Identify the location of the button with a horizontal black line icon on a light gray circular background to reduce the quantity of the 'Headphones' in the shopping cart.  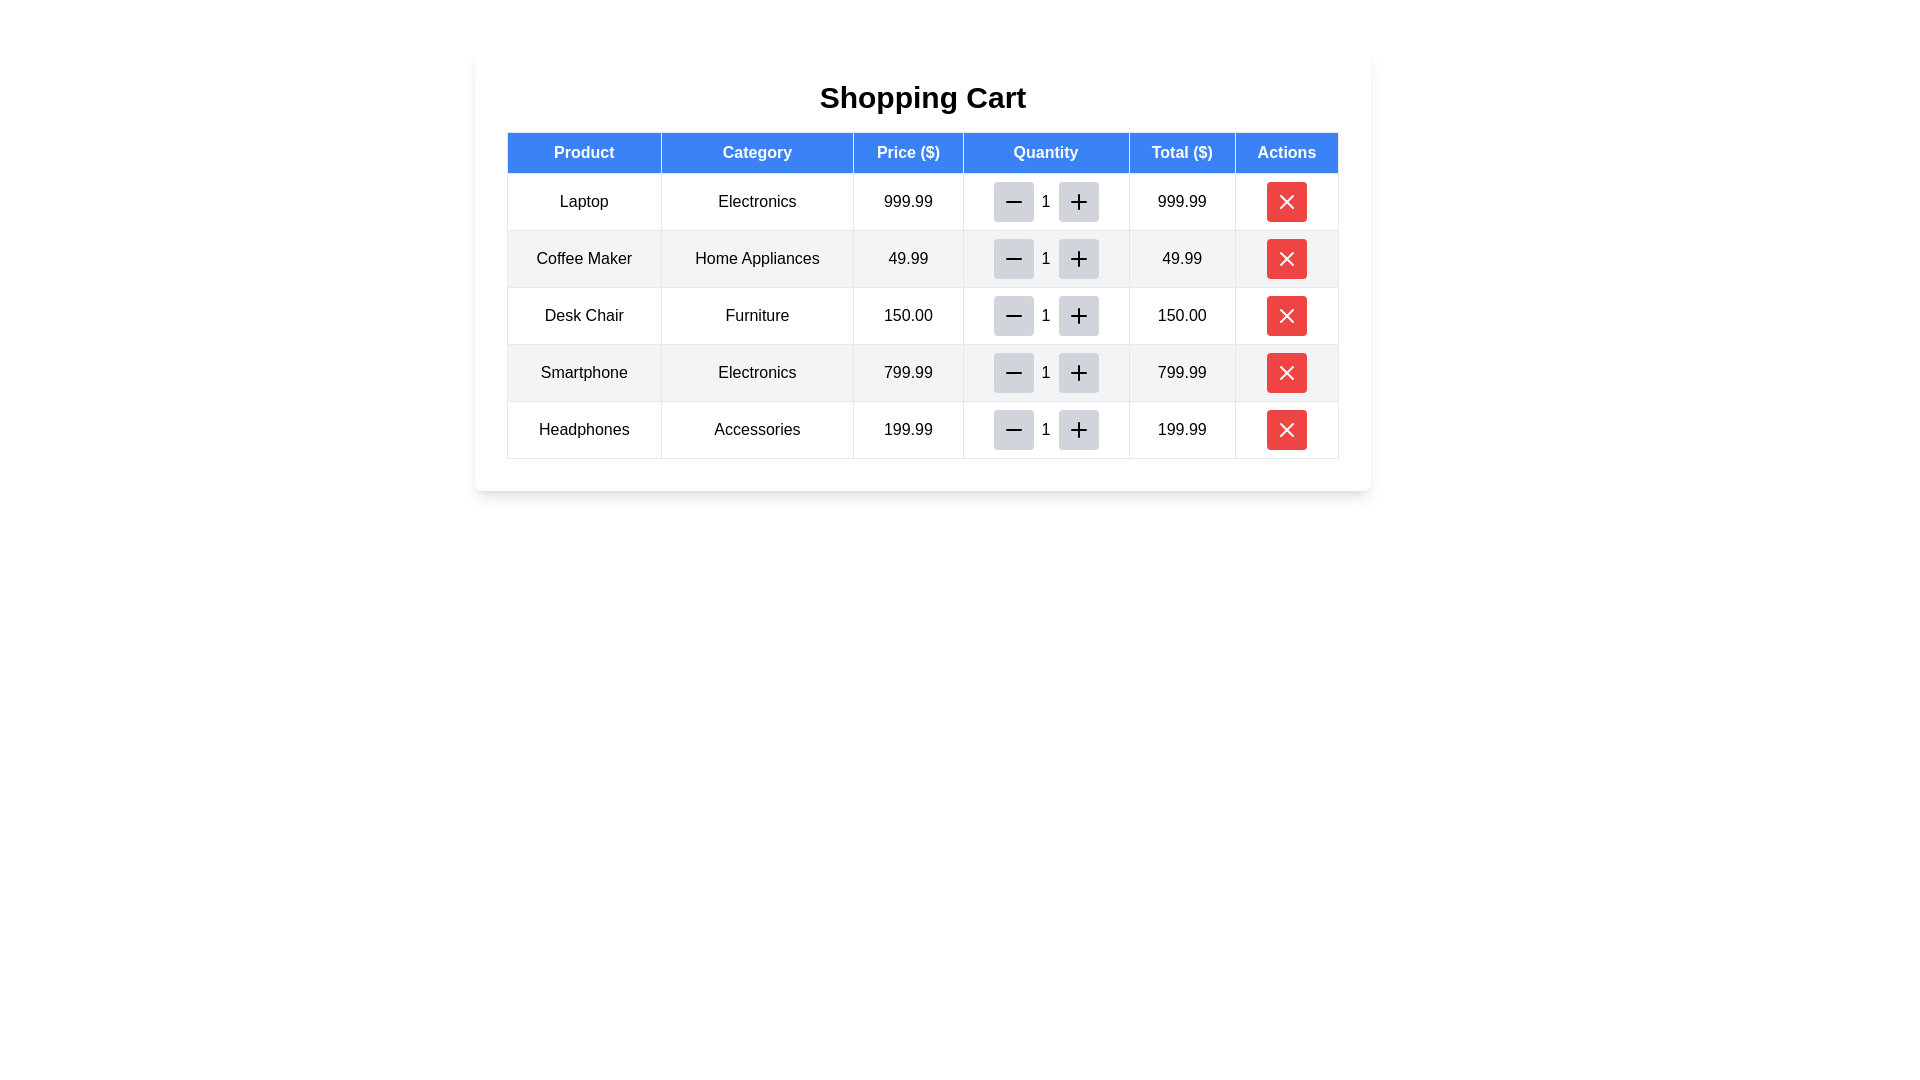
(1013, 428).